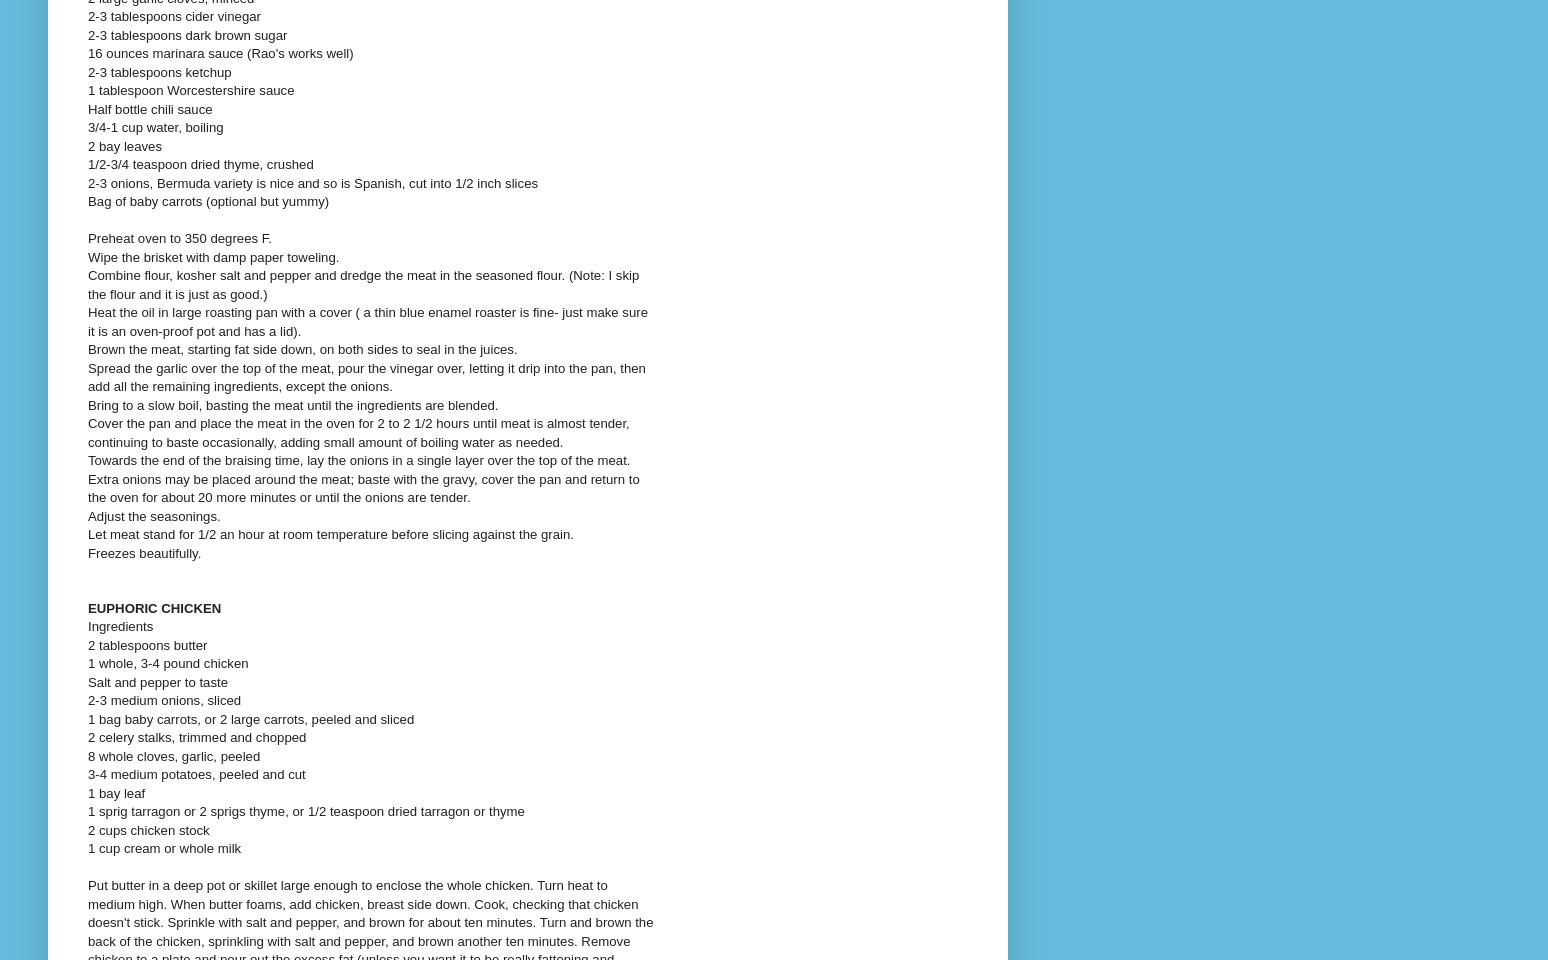  Describe the element at coordinates (195, 773) in the screenshot. I see `'3-4 medium potatoes, peeled and cut'` at that location.